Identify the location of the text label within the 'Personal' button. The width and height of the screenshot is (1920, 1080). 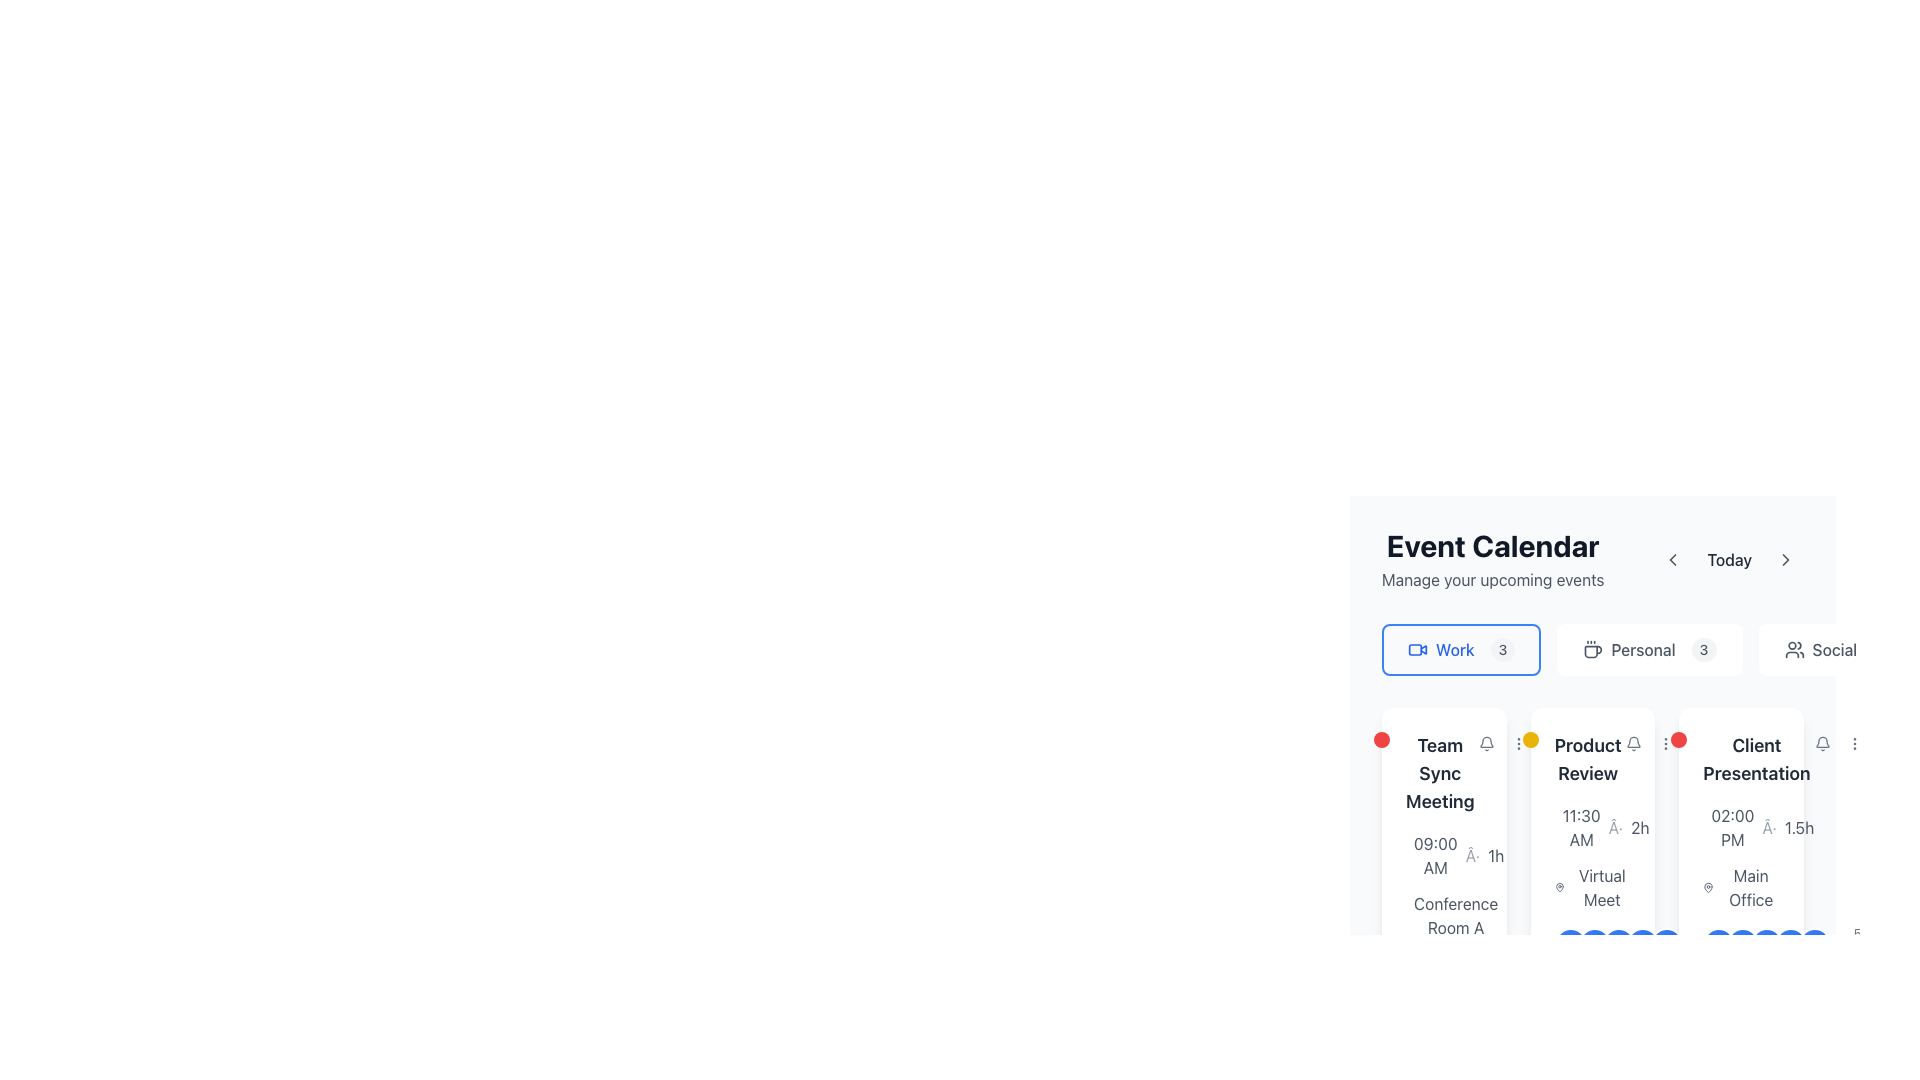
(1643, 650).